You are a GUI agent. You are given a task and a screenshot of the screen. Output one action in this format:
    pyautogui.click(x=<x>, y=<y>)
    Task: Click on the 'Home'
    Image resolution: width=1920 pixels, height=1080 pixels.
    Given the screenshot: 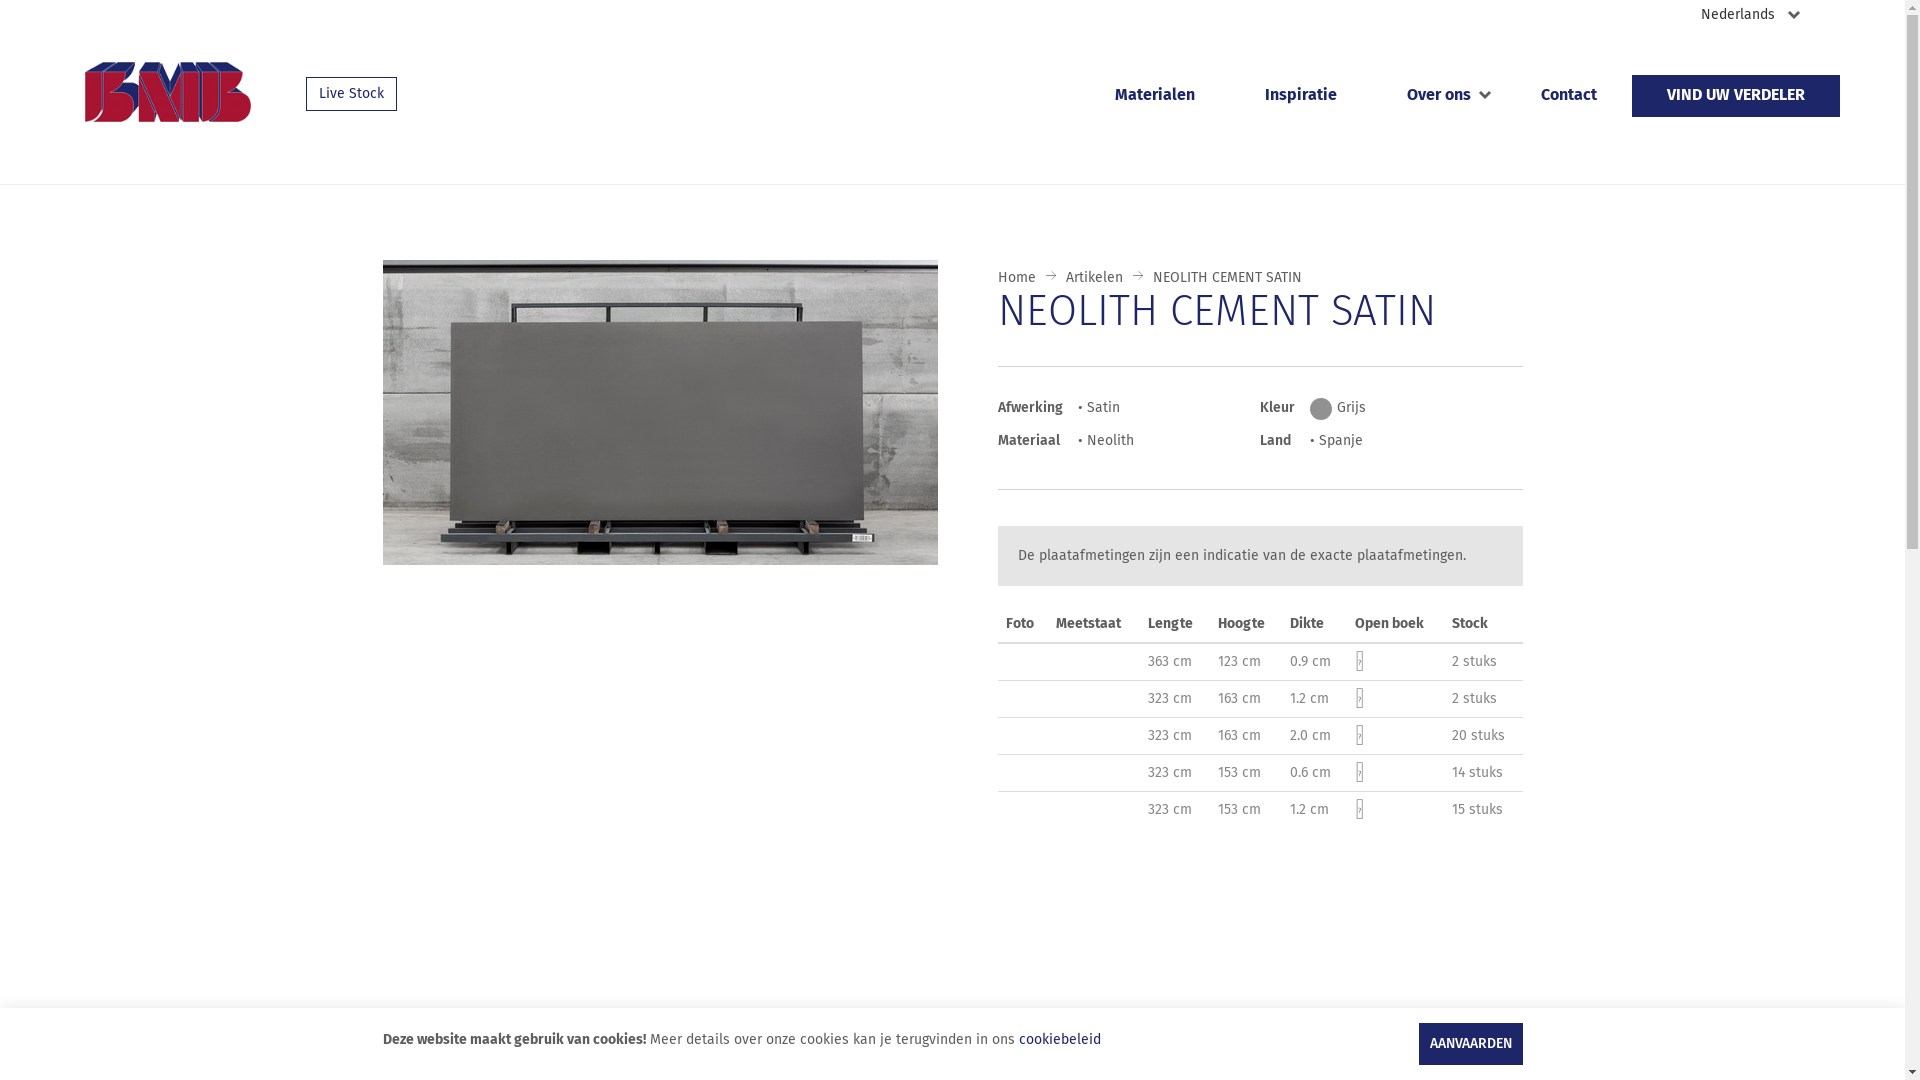 What is the action you would take?
    pyautogui.click(x=1017, y=277)
    